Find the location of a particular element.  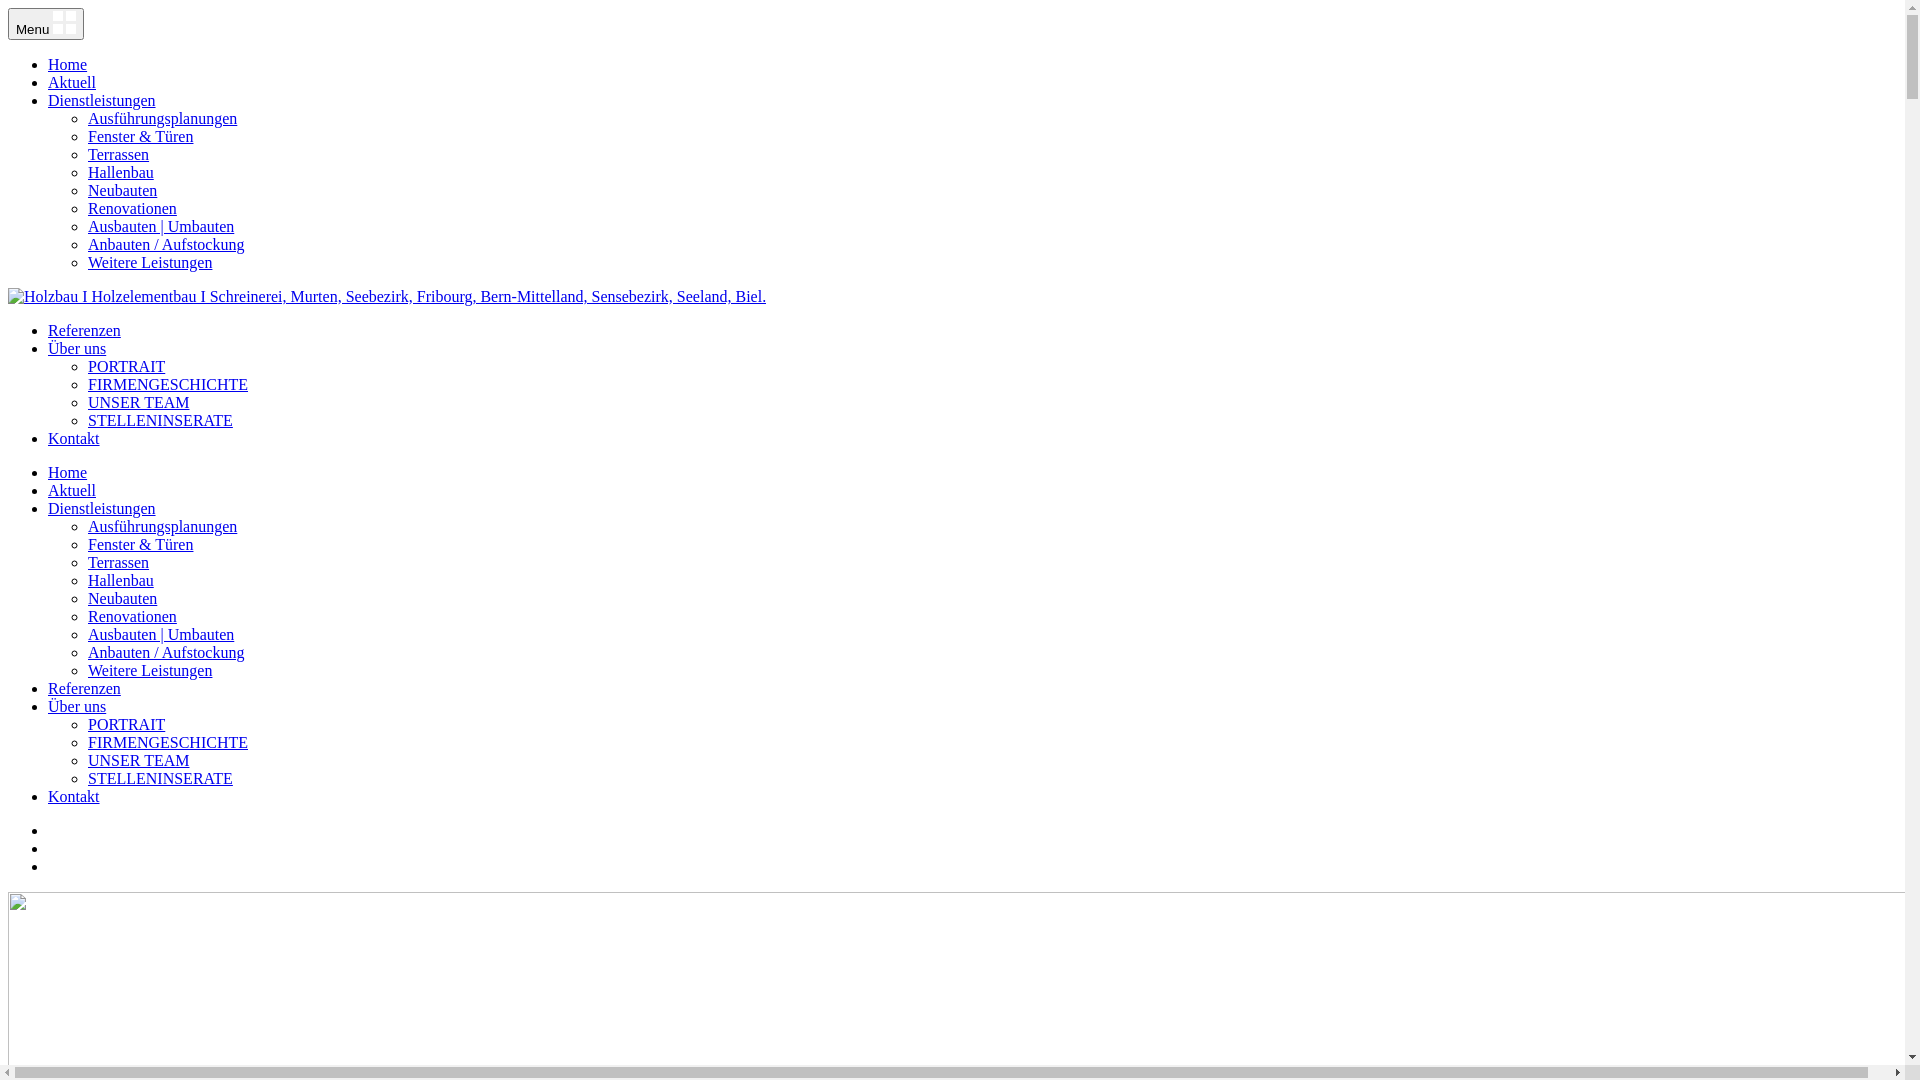

'PORTRAIT' is located at coordinates (86, 724).